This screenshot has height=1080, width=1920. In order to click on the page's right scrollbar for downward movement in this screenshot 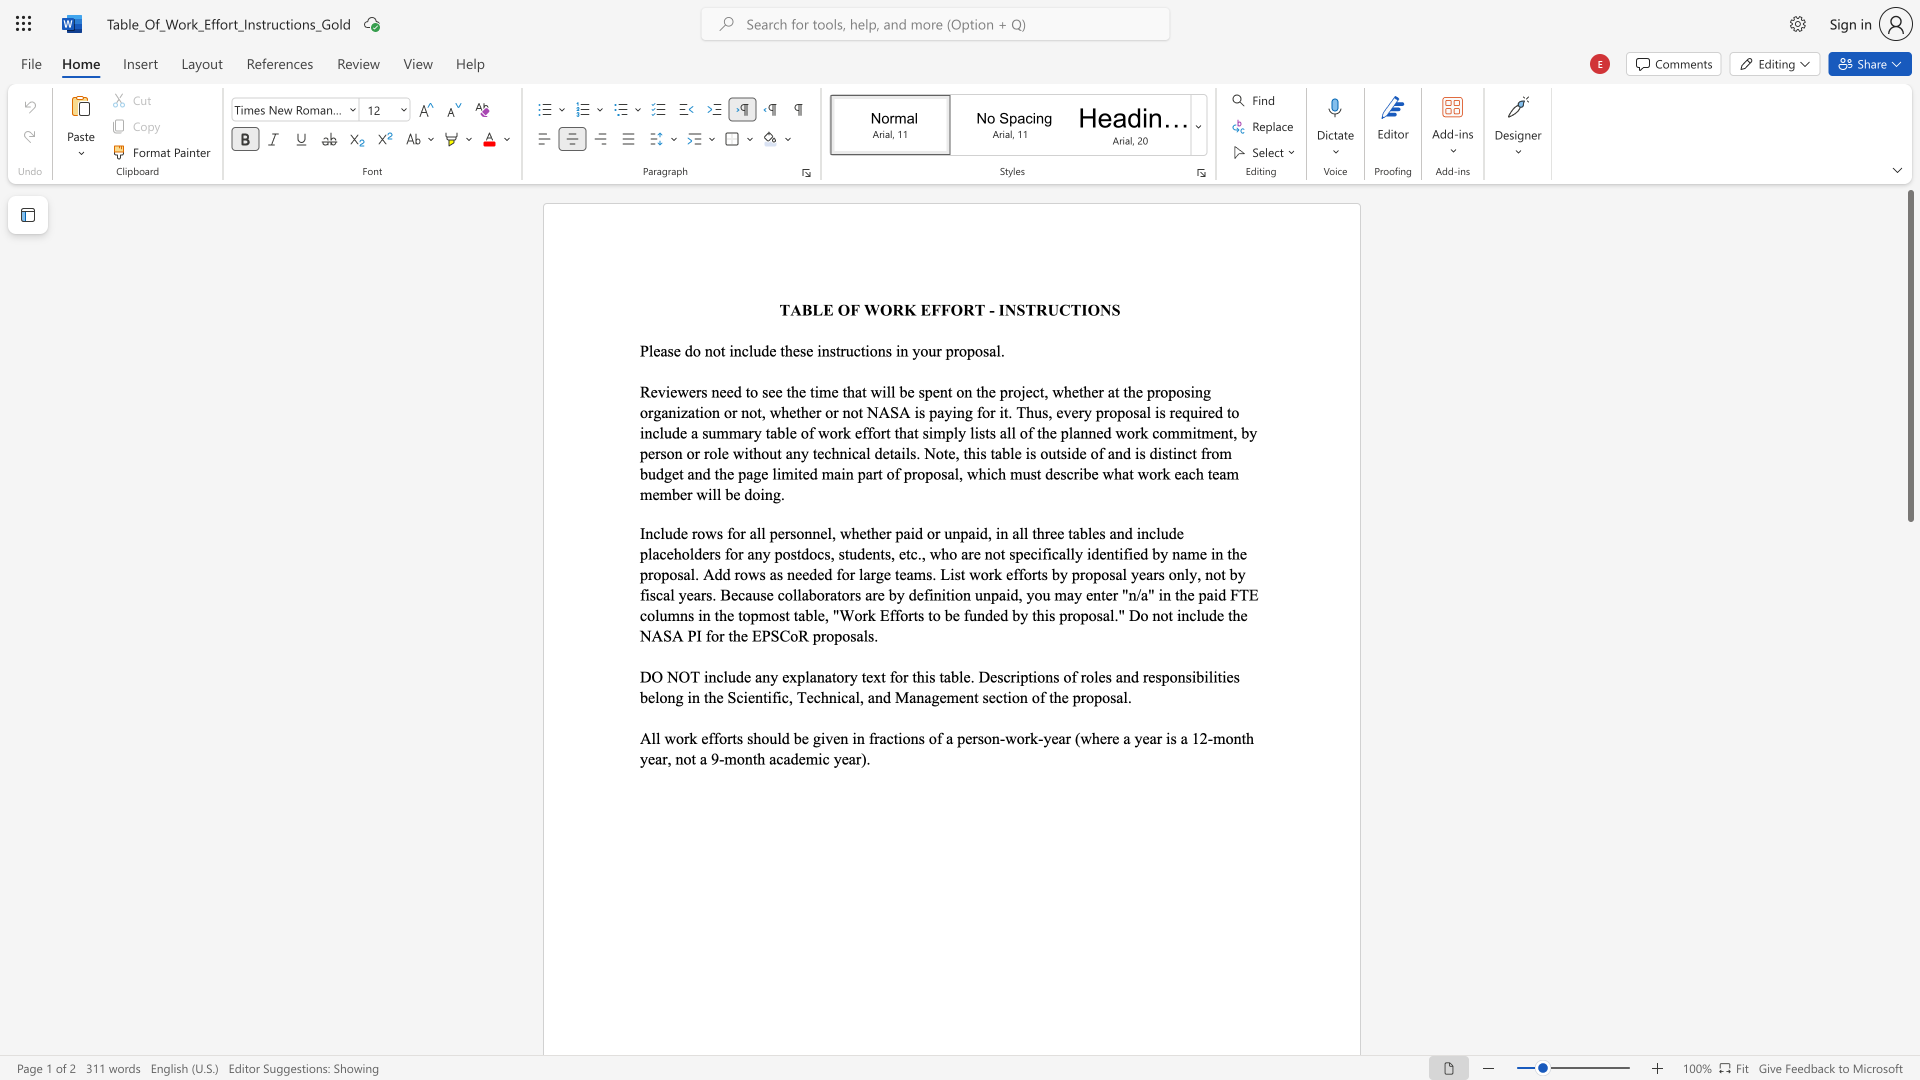, I will do `click(1909, 769)`.